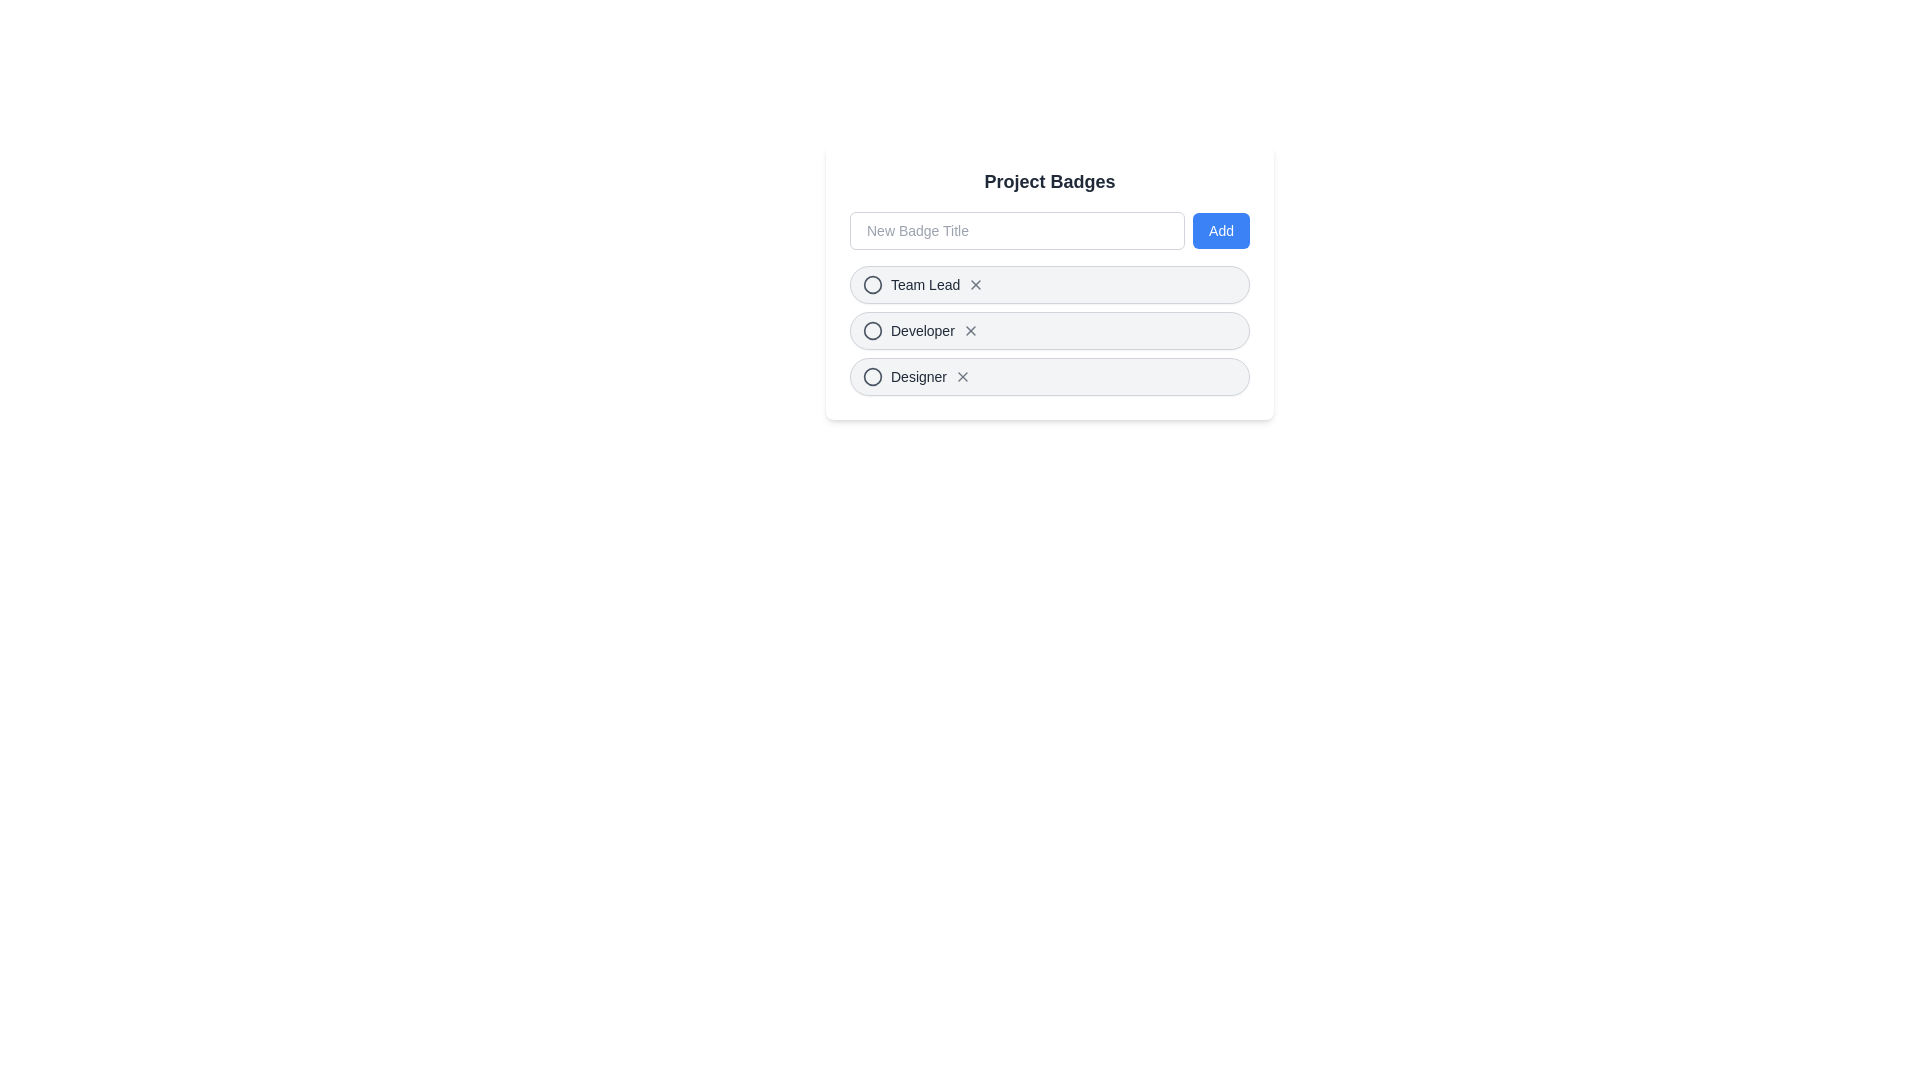 This screenshot has height=1080, width=1920. Describe the element at coordinates (976, 285) in the screenshot. I see `the badge labeled Team Lead by clicking the corresponding 'X' button` at that location.